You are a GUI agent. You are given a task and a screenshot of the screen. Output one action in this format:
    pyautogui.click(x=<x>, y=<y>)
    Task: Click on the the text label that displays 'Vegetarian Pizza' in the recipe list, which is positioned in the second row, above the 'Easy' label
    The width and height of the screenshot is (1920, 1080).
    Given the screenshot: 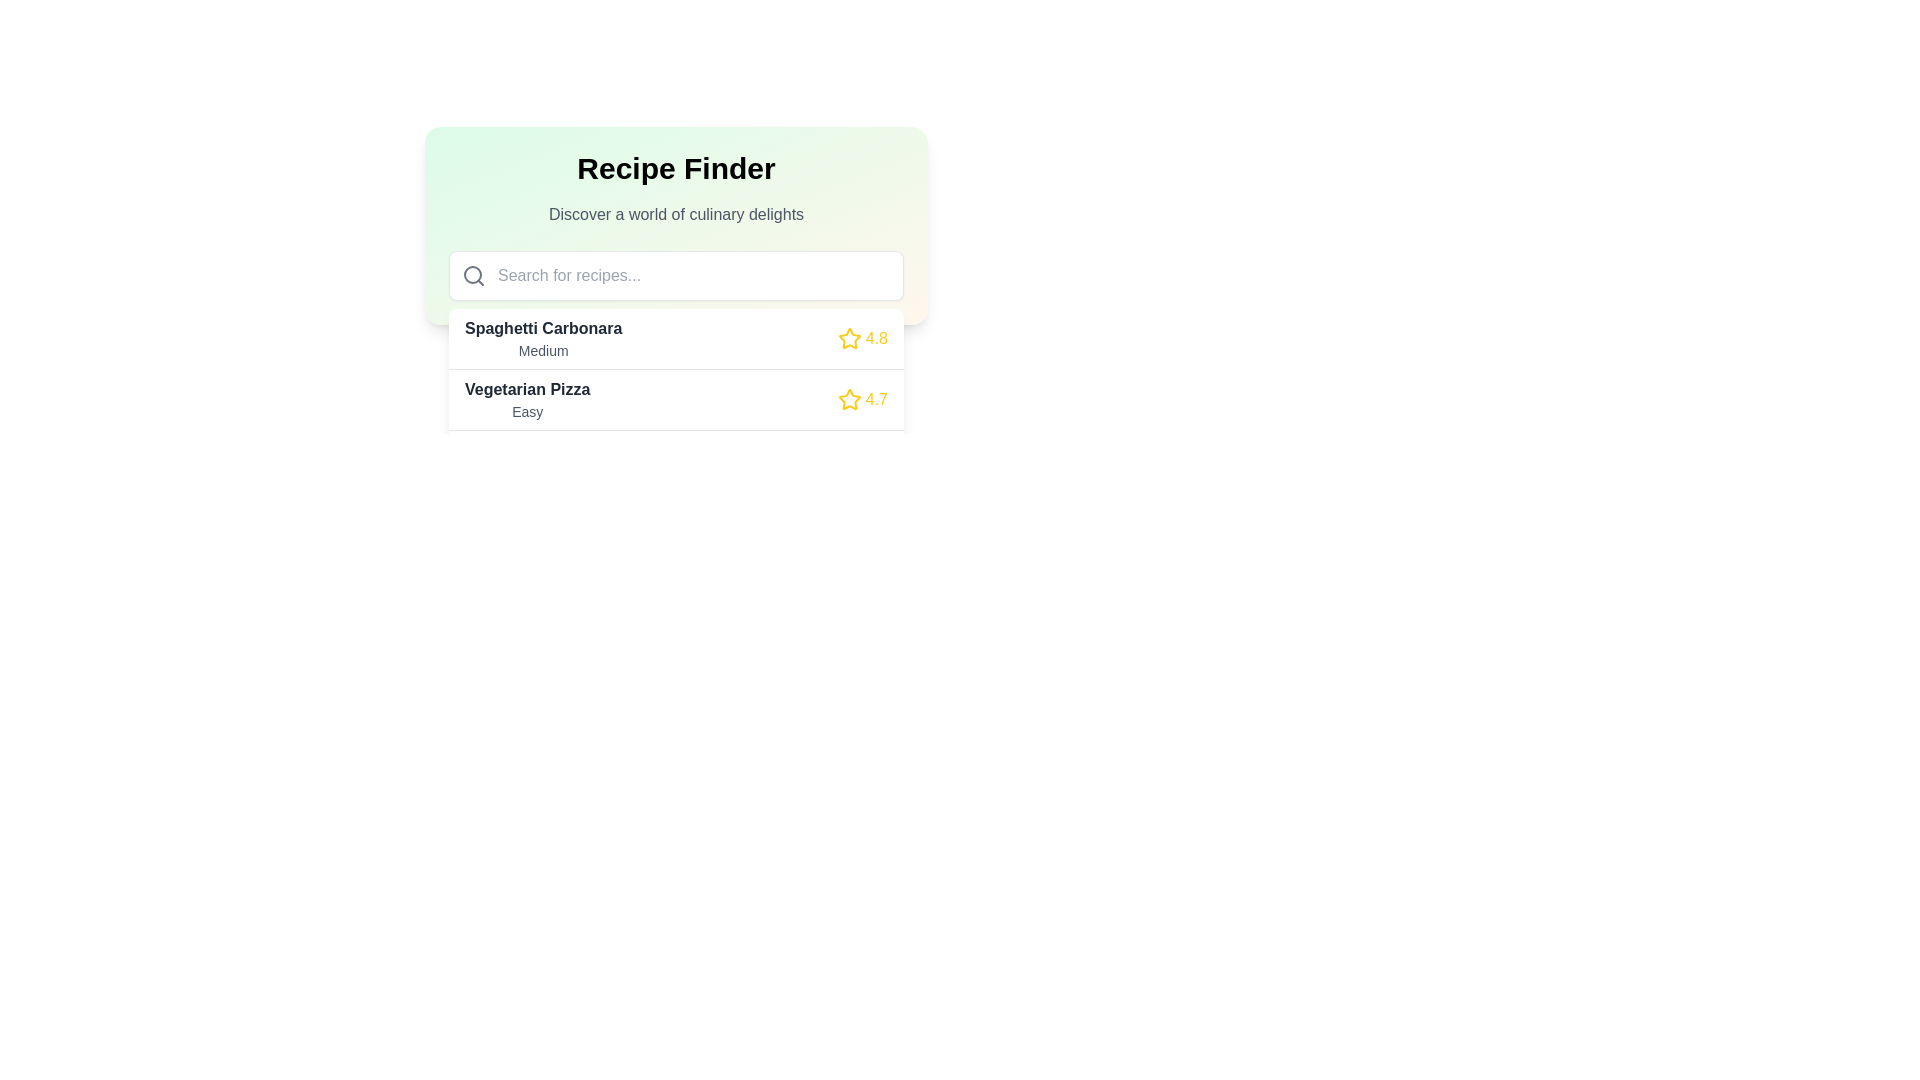 What is the action you would take?
    pyautogui.click(x=527, y=389)
    